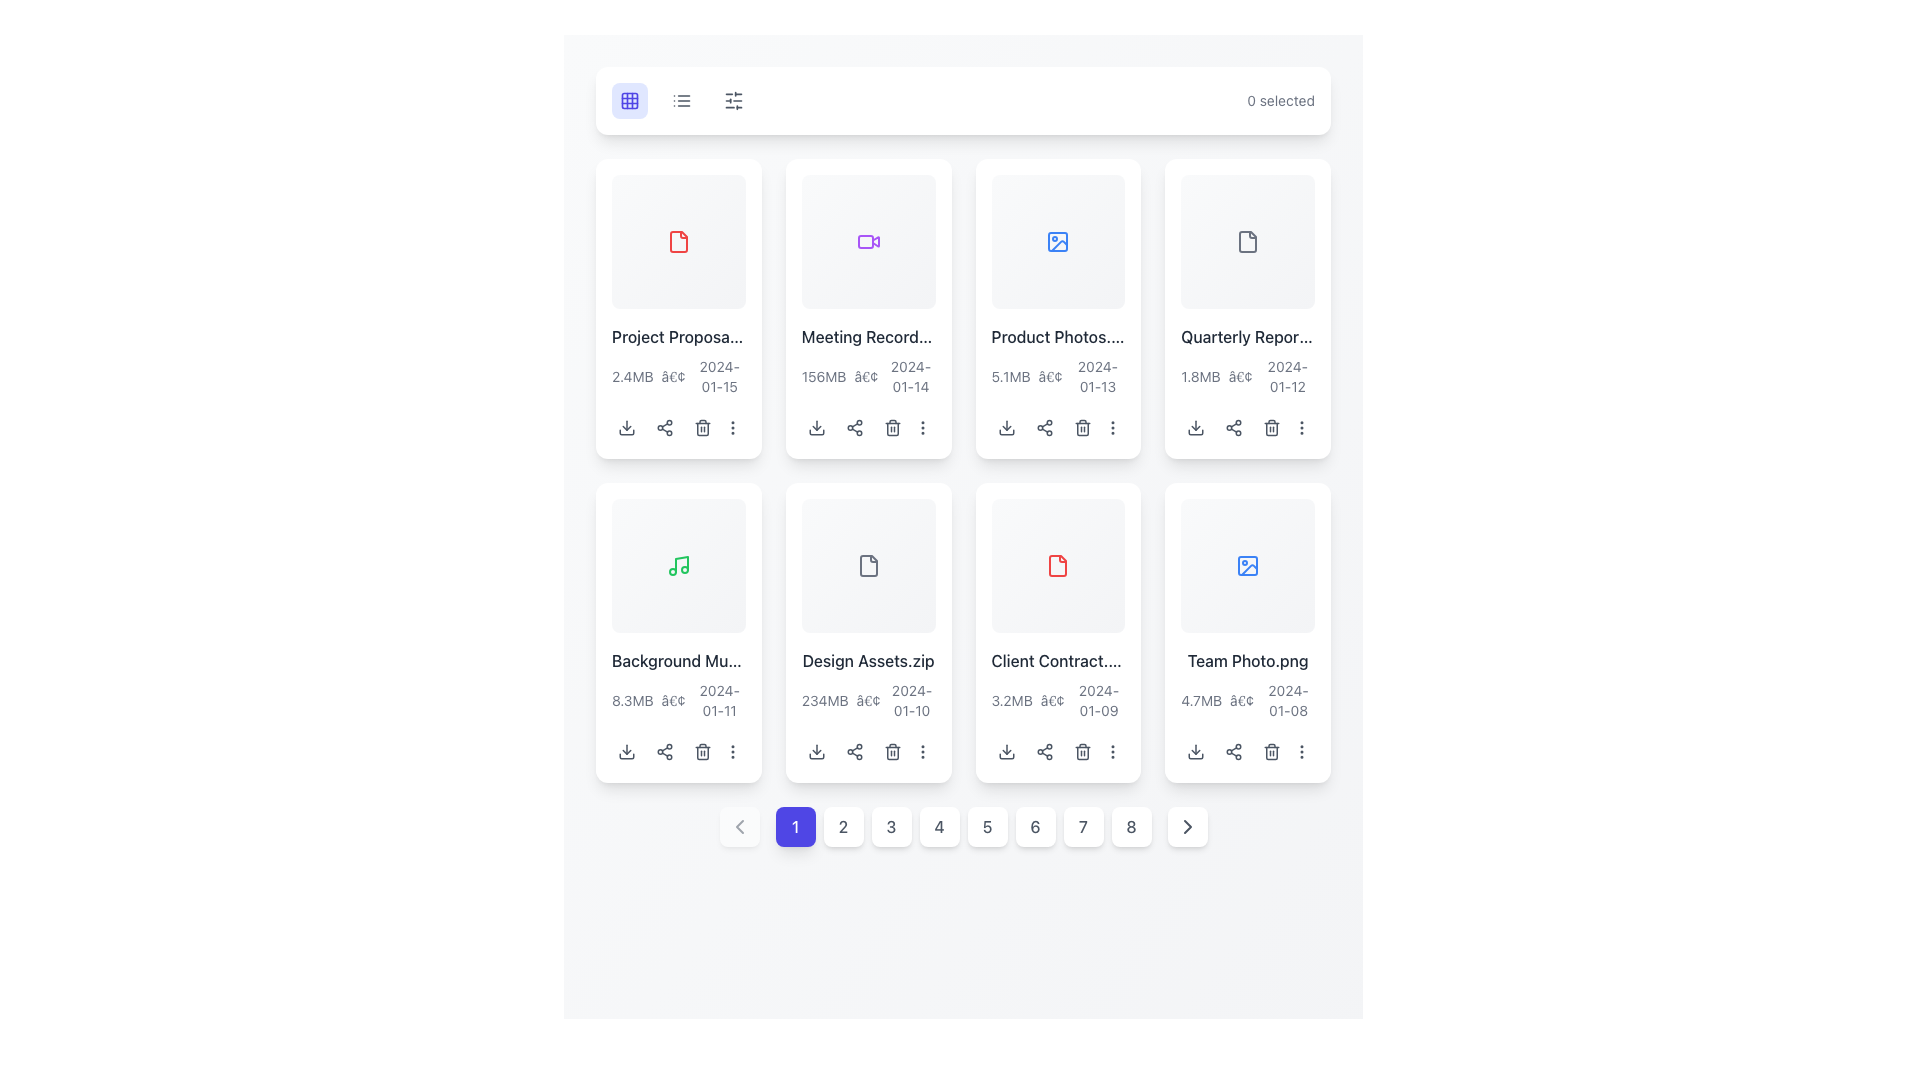 Image resolution: width=1920 pixels, height=1080 pixels. I want to click on the share IconButton located to the right of the download icon and aligned to the left of the delete and options icons in the bottom section of the card labeled 'Background Music.mp3' to initiate sharing, so click(665, 751).